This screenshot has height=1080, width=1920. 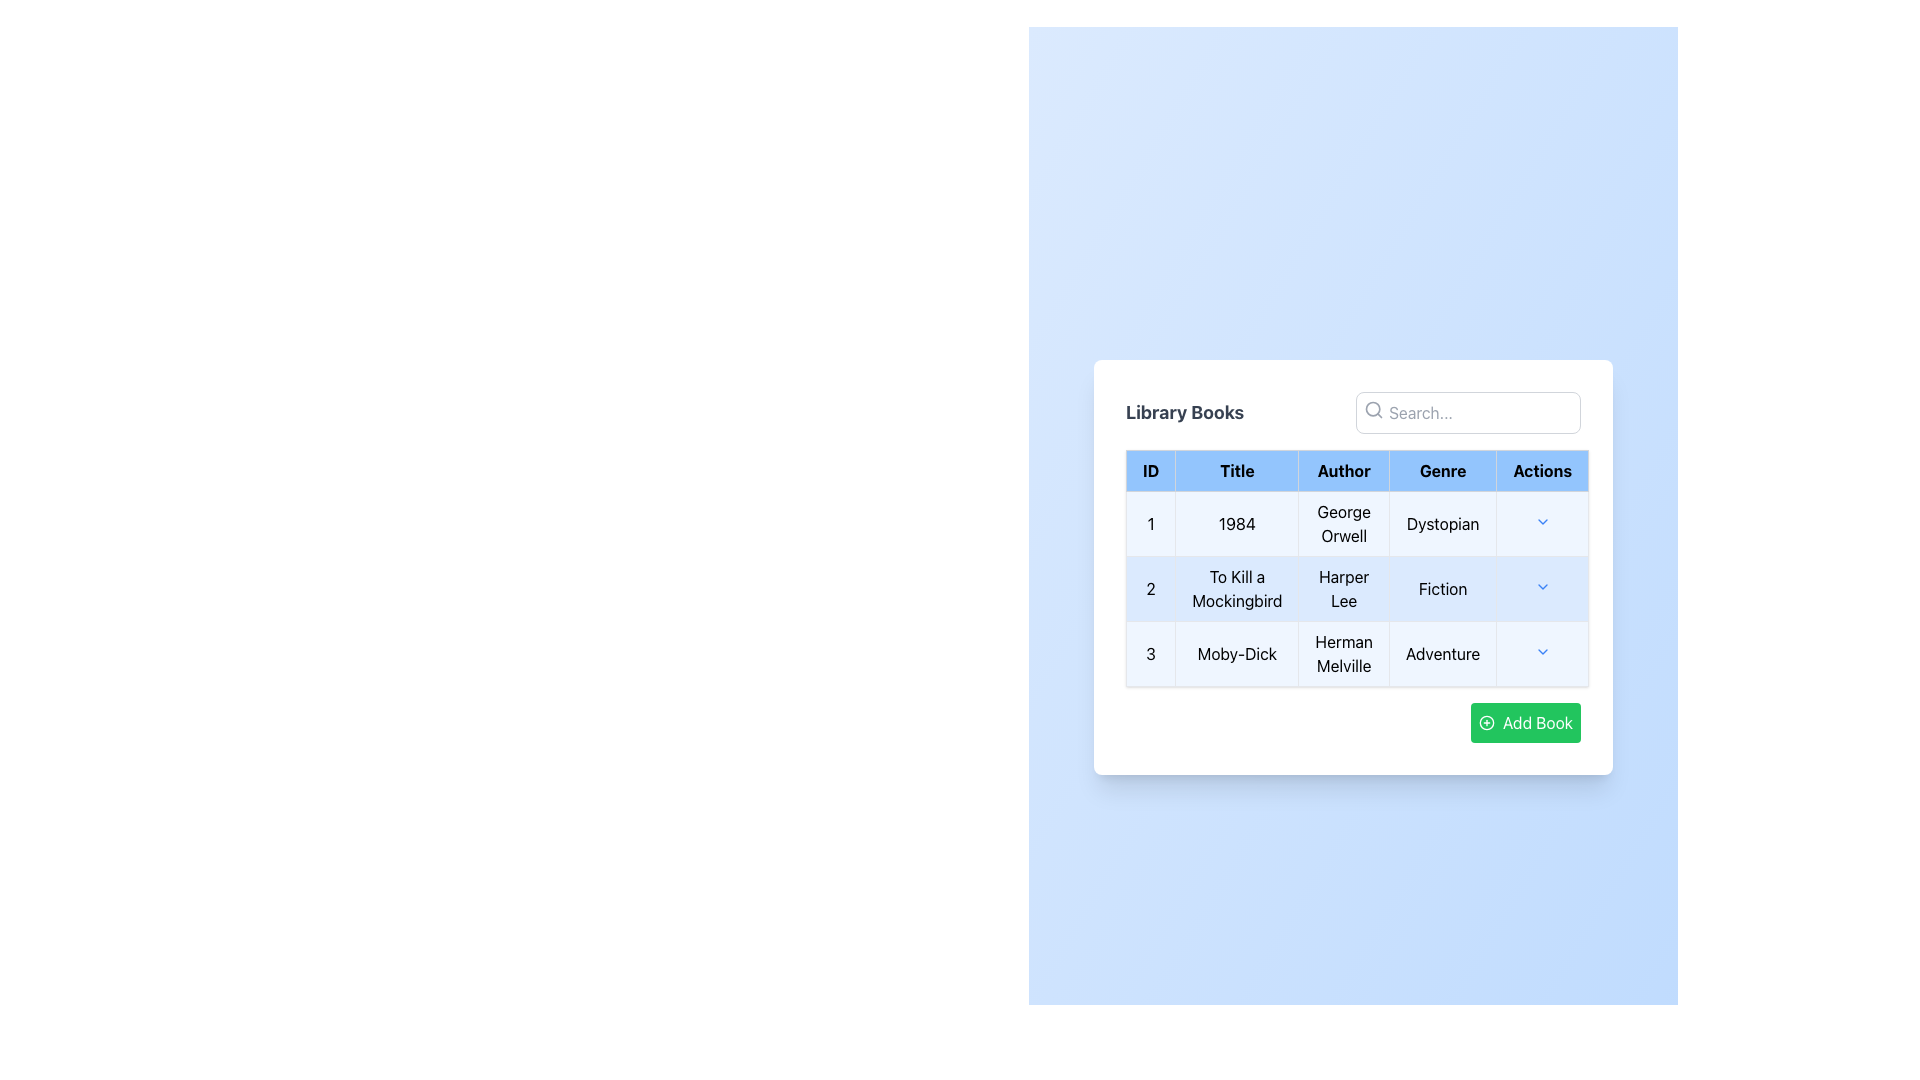 What do you see at coordinates (1151, 653) in the screenshot?
I see `the first cell in the third row of the table, which serves as the identifier for that row` at bounding box center [1151, 653].